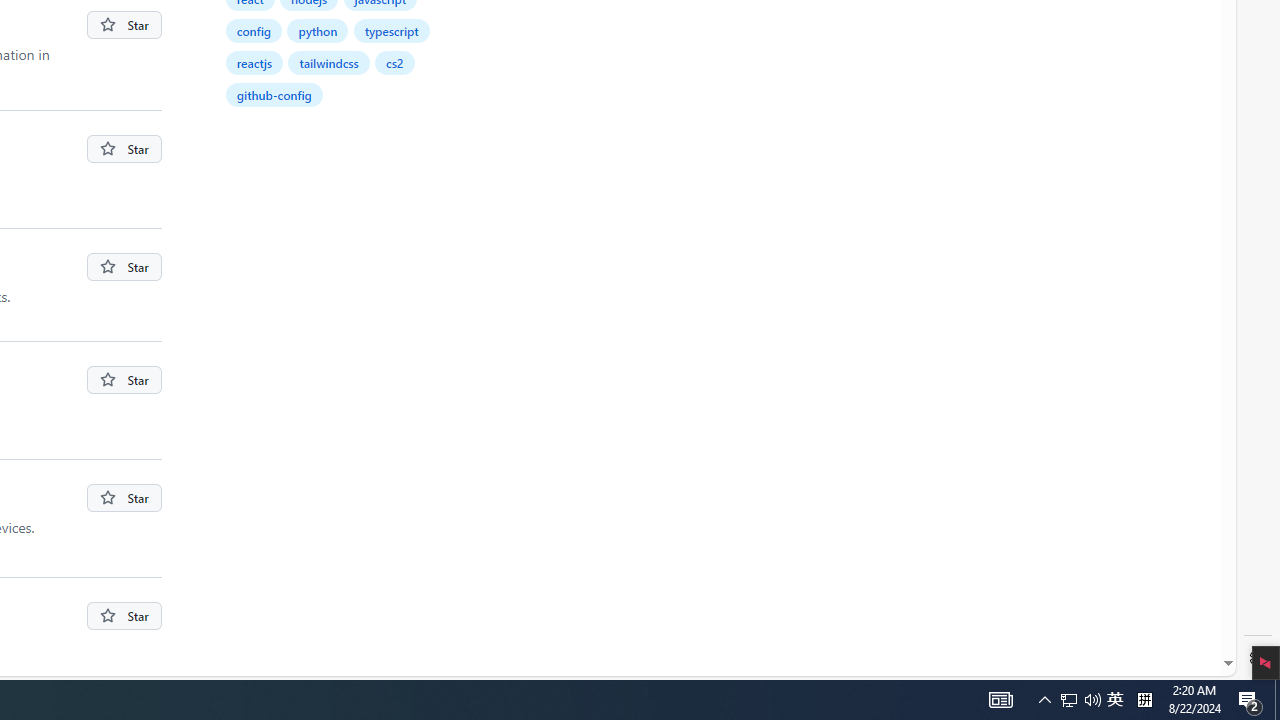  Describe the element at coordinates (253, 30) in the screenshot. I see `'config'` at that location.